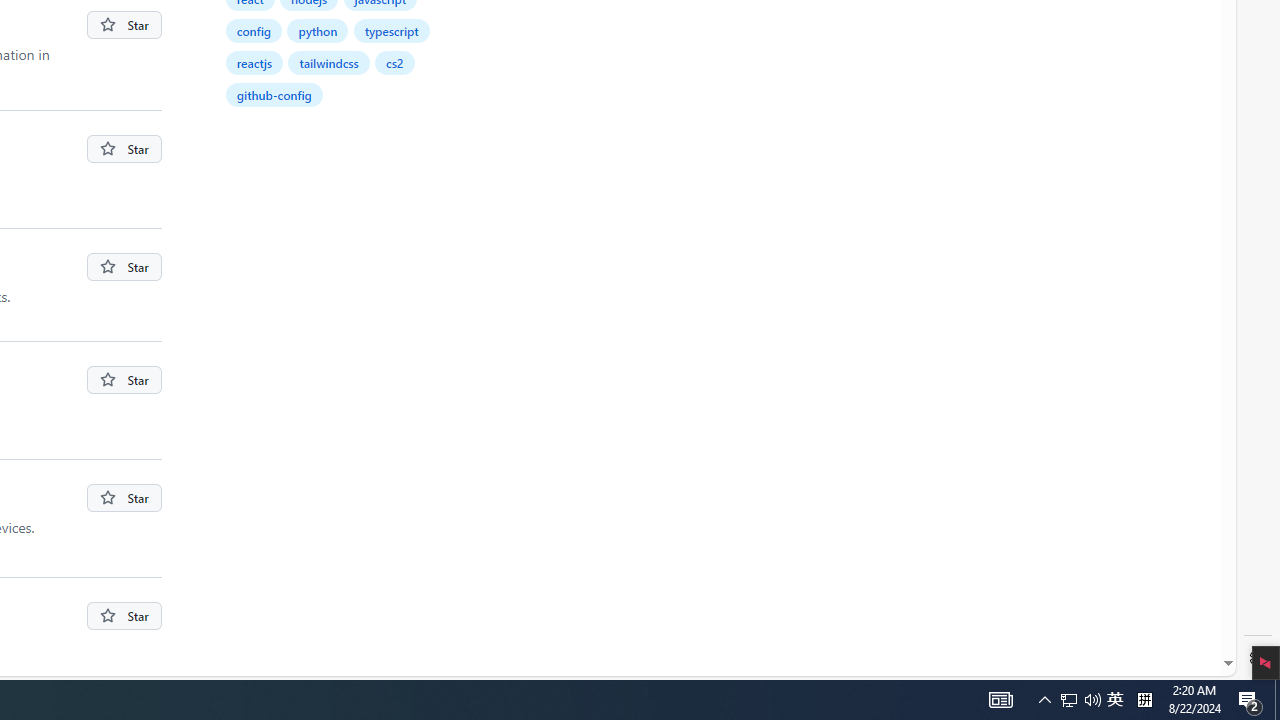  Describe the element at coordinates (253, 30) in the screenshot. I see `'config'` at that location.